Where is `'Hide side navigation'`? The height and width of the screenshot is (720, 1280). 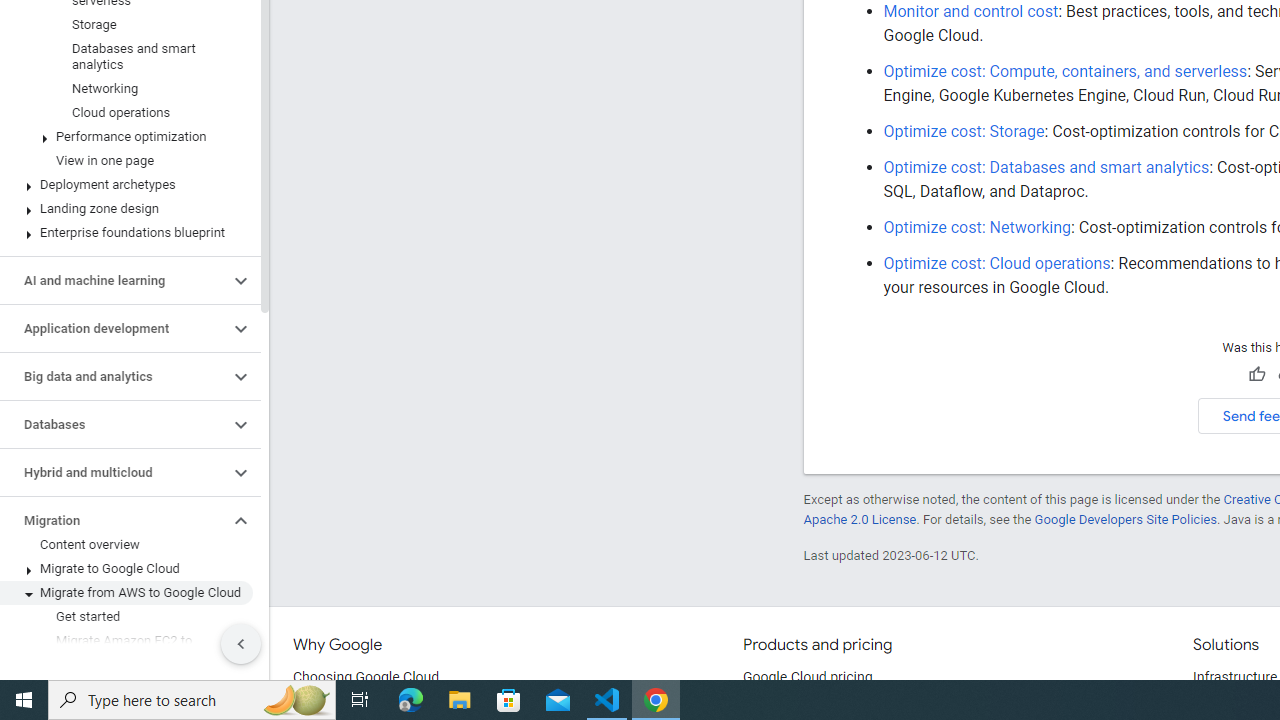
'Hide side navigation' is located at coordinates (240, 644).